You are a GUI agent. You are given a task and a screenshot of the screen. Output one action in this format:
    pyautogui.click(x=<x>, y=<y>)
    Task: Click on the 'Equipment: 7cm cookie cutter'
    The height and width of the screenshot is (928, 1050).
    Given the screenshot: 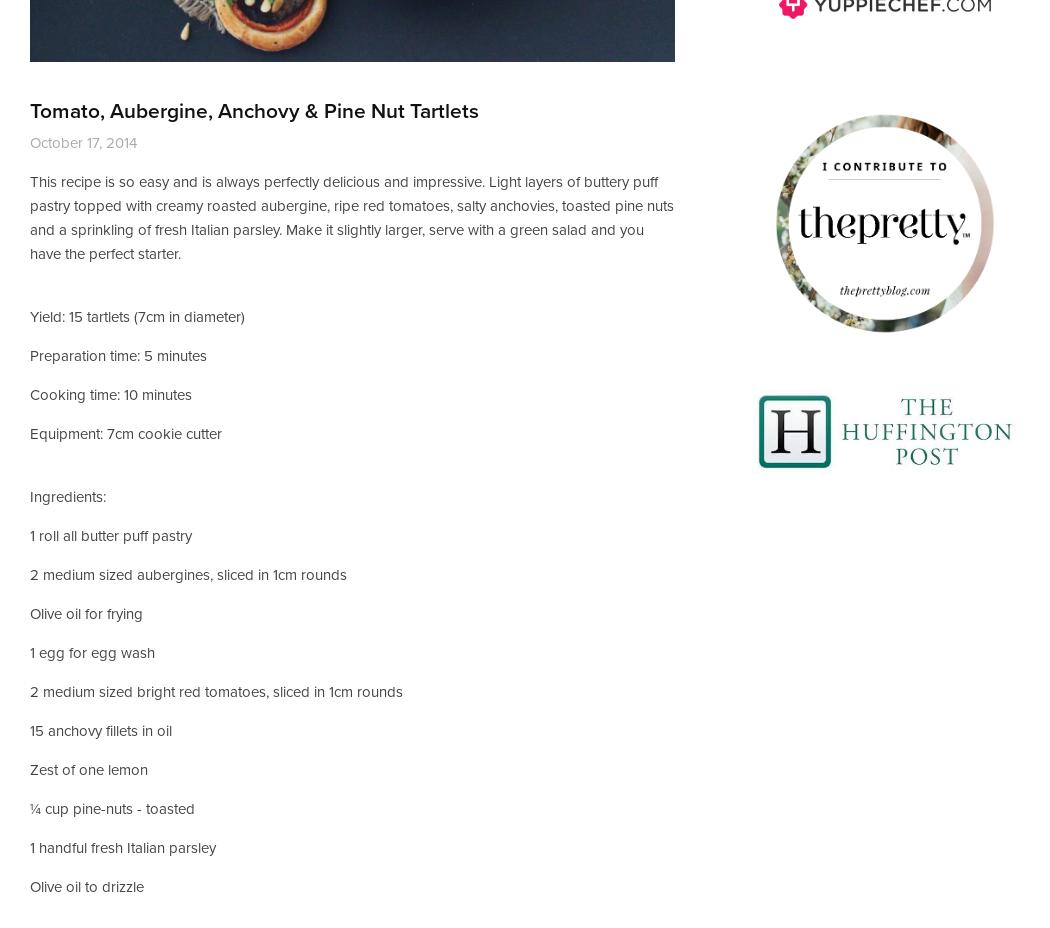 What is the action you would take?
    pyautogui.click(x=125, y=433)
    